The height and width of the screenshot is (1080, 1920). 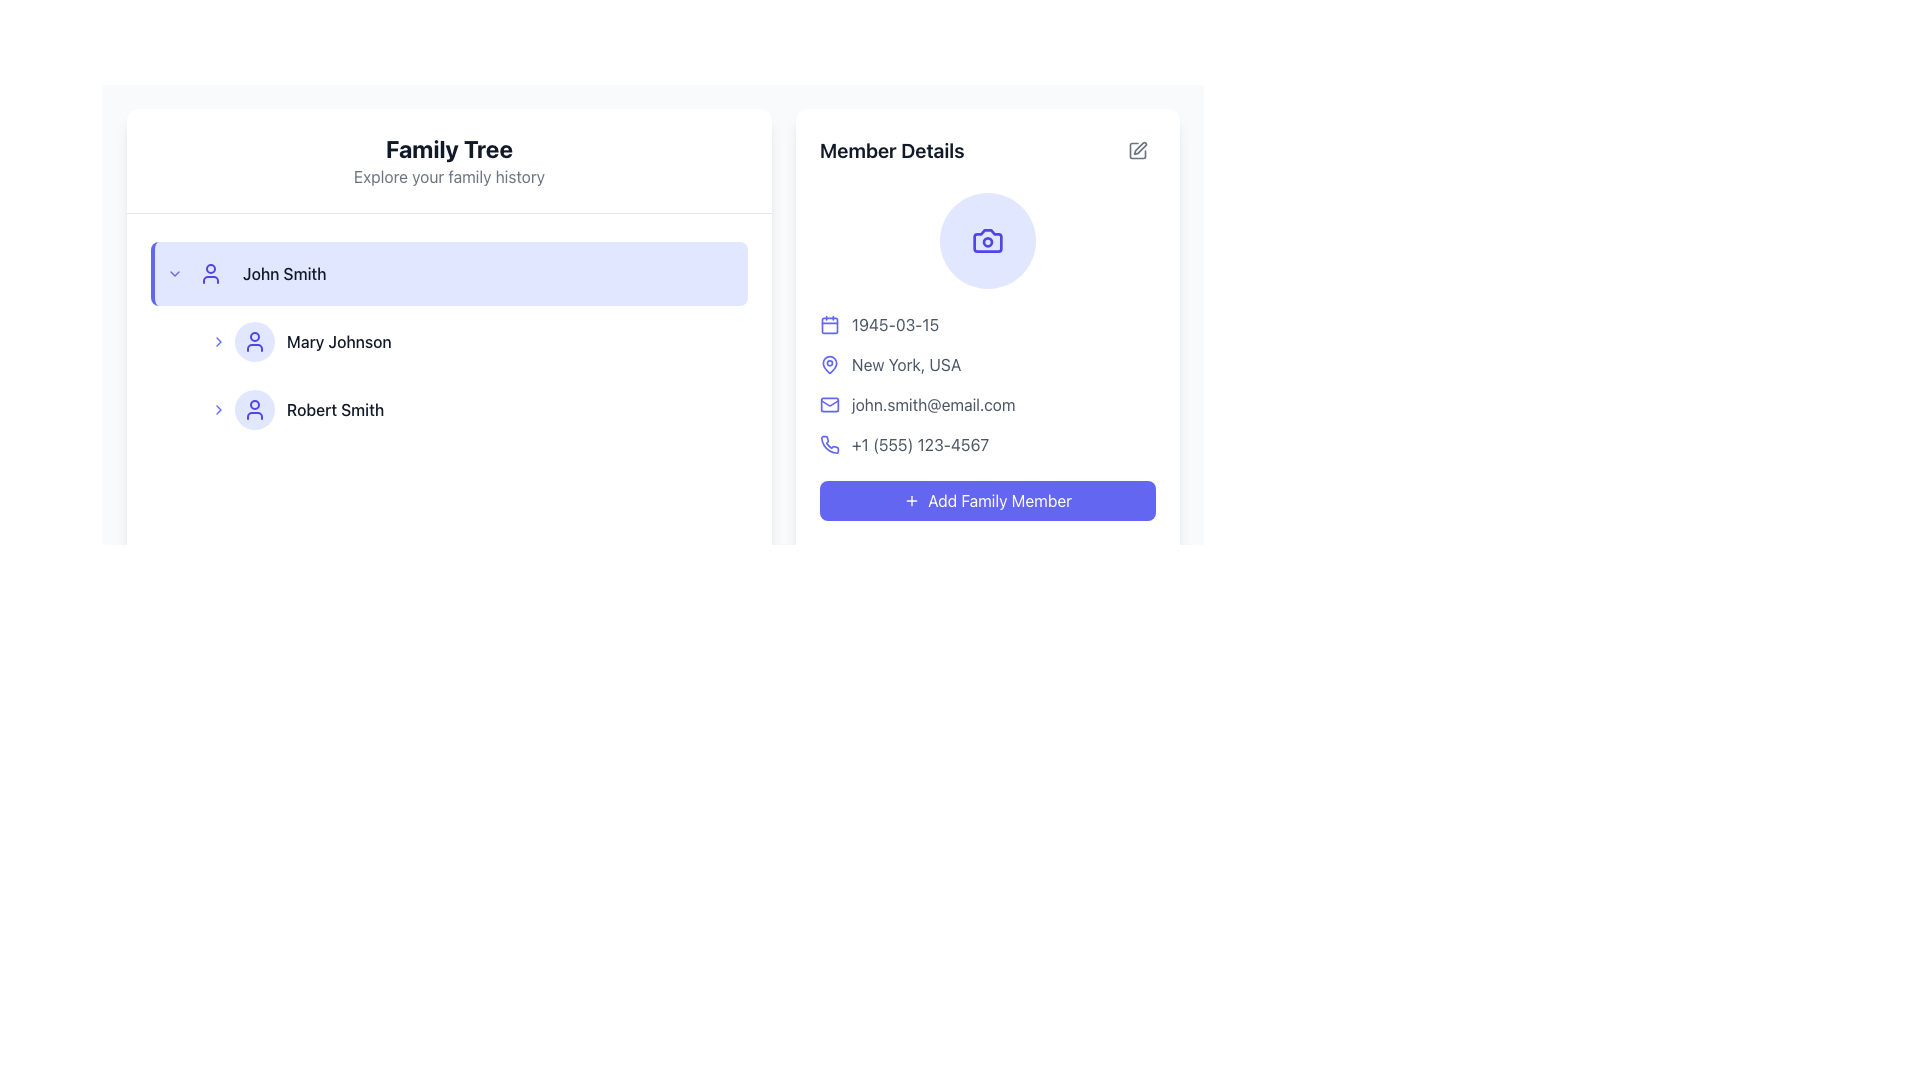 What do you see at coordinates (448, 176) in the screenshot?
I see `the text label displaying 'Explore your family history', which is styled in gray and located below the 'Family Tree' header in the left panel` at bounding box center [448, 176].